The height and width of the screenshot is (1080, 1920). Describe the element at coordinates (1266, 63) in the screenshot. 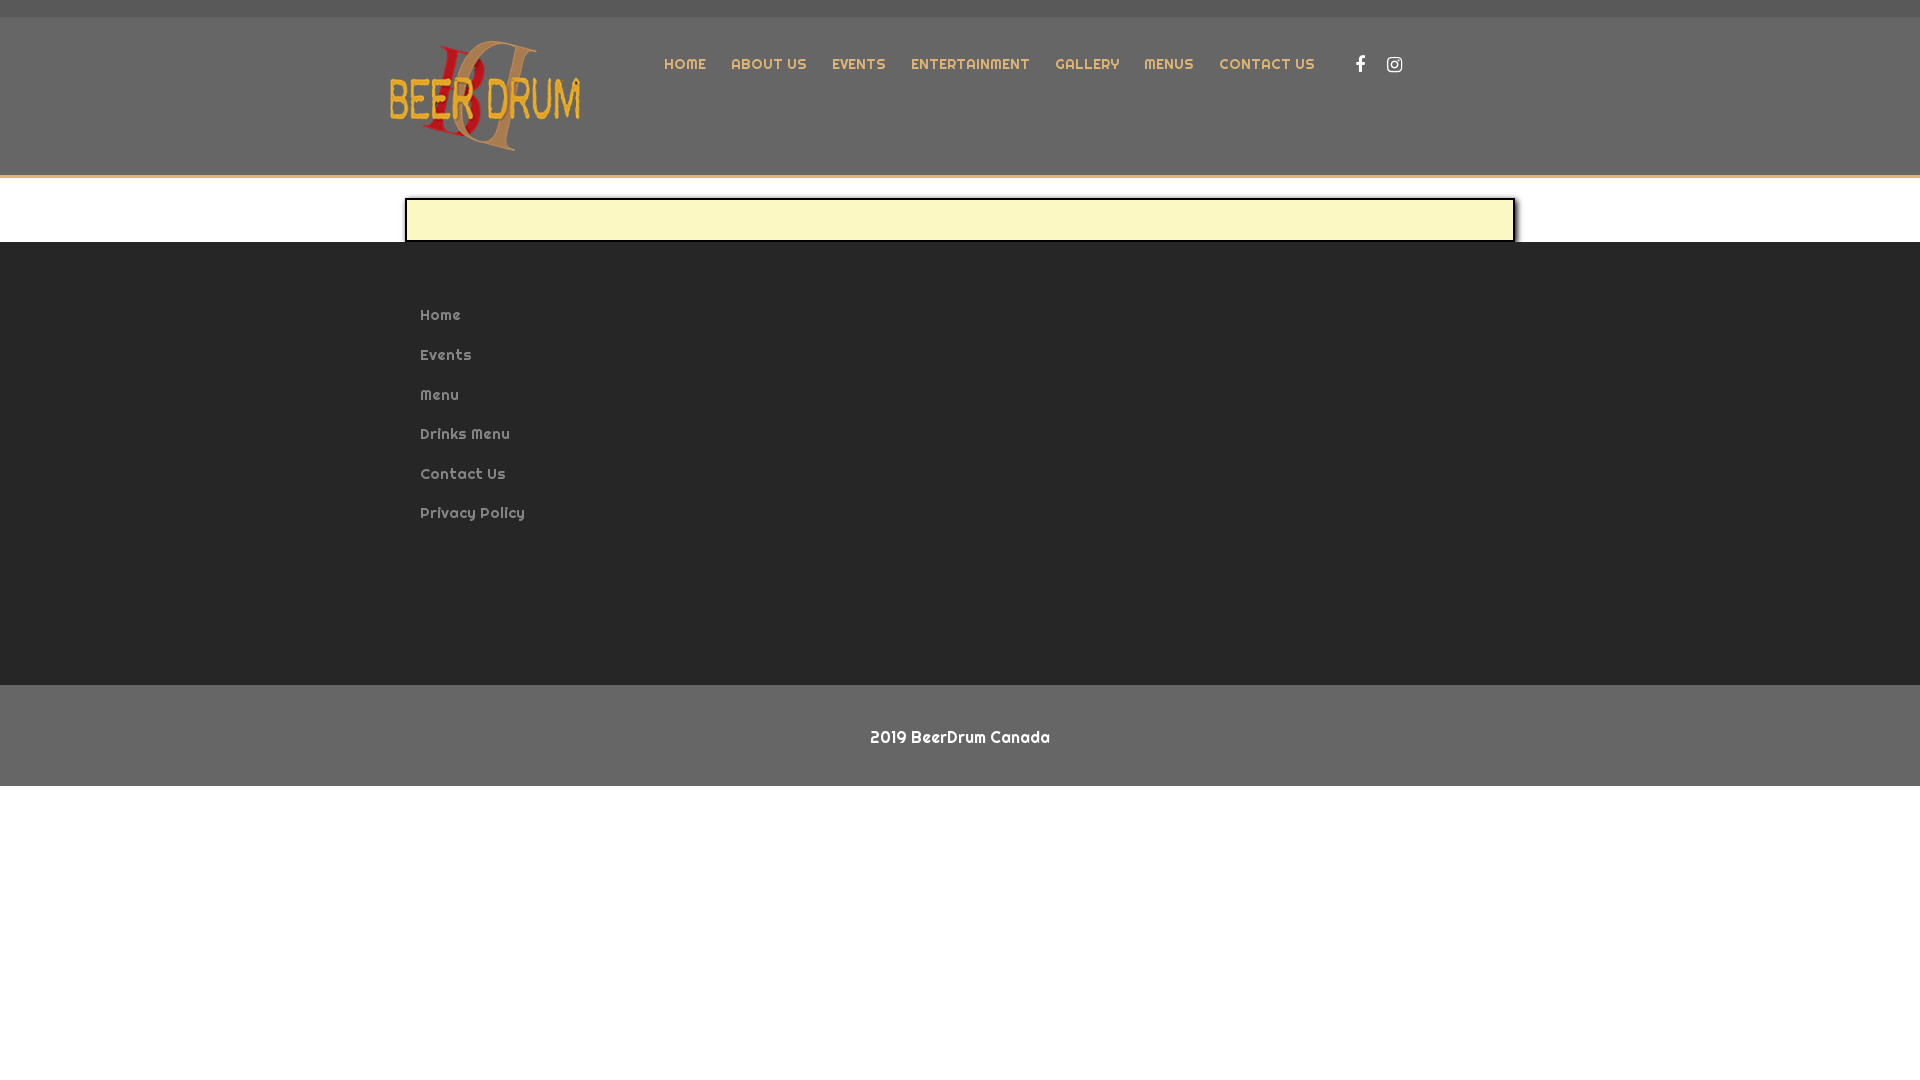

I see `'CONTACT US'` at that location.